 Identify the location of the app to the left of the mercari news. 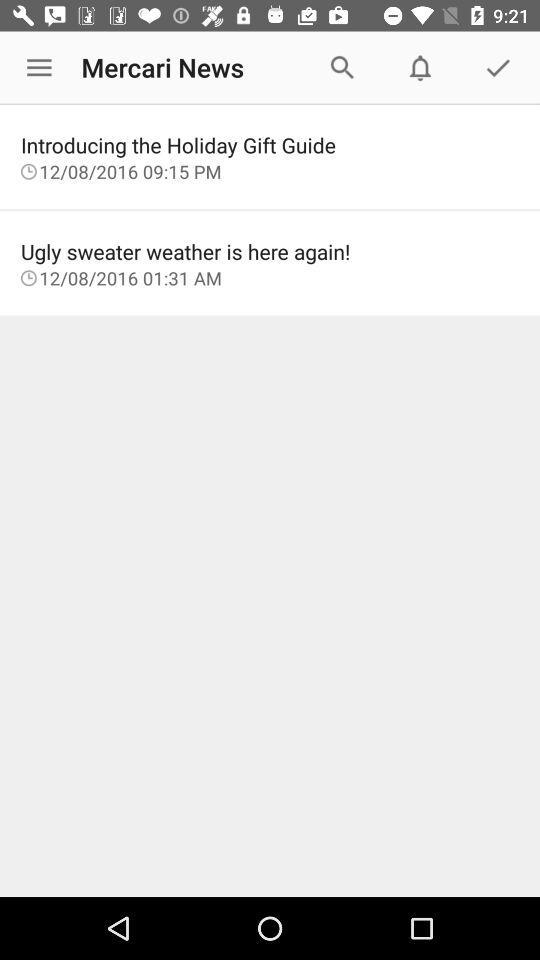
(39, 68).